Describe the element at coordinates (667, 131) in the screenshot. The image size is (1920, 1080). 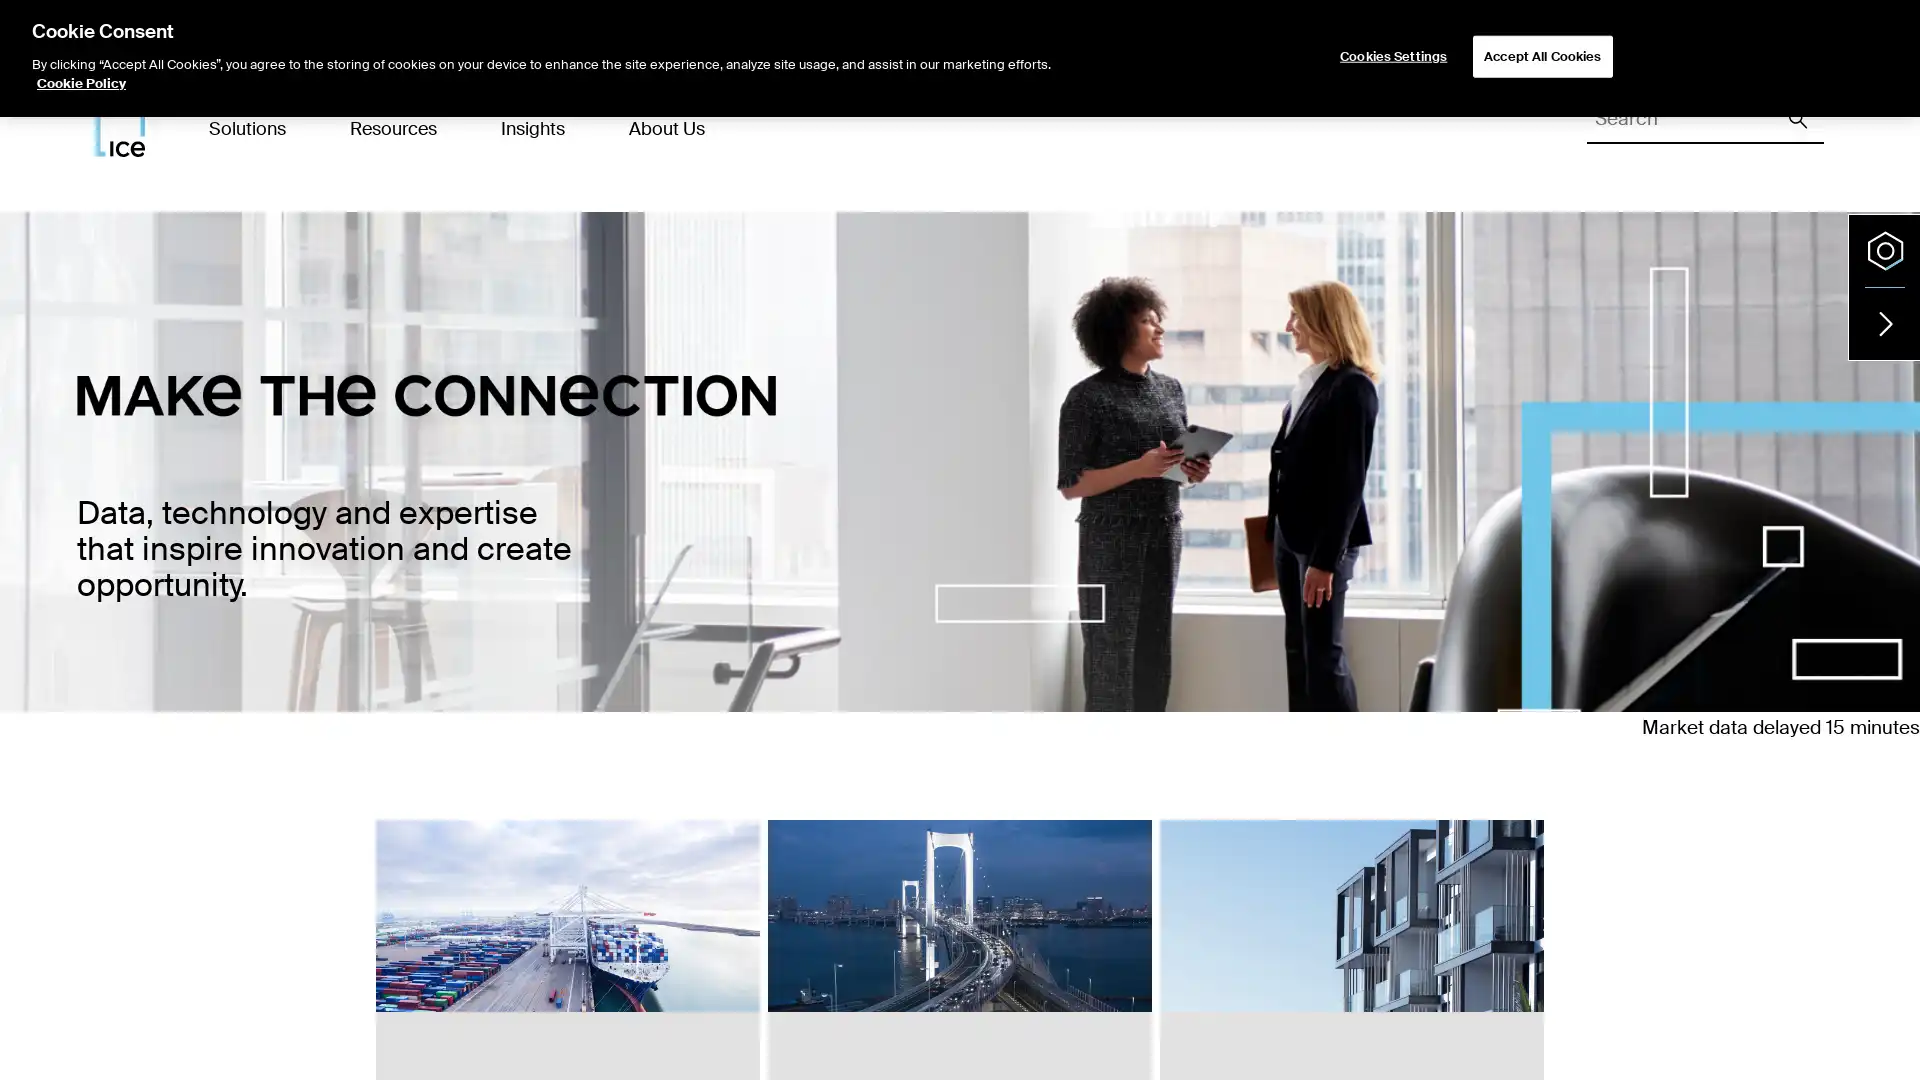
I see `About Us` at that location.